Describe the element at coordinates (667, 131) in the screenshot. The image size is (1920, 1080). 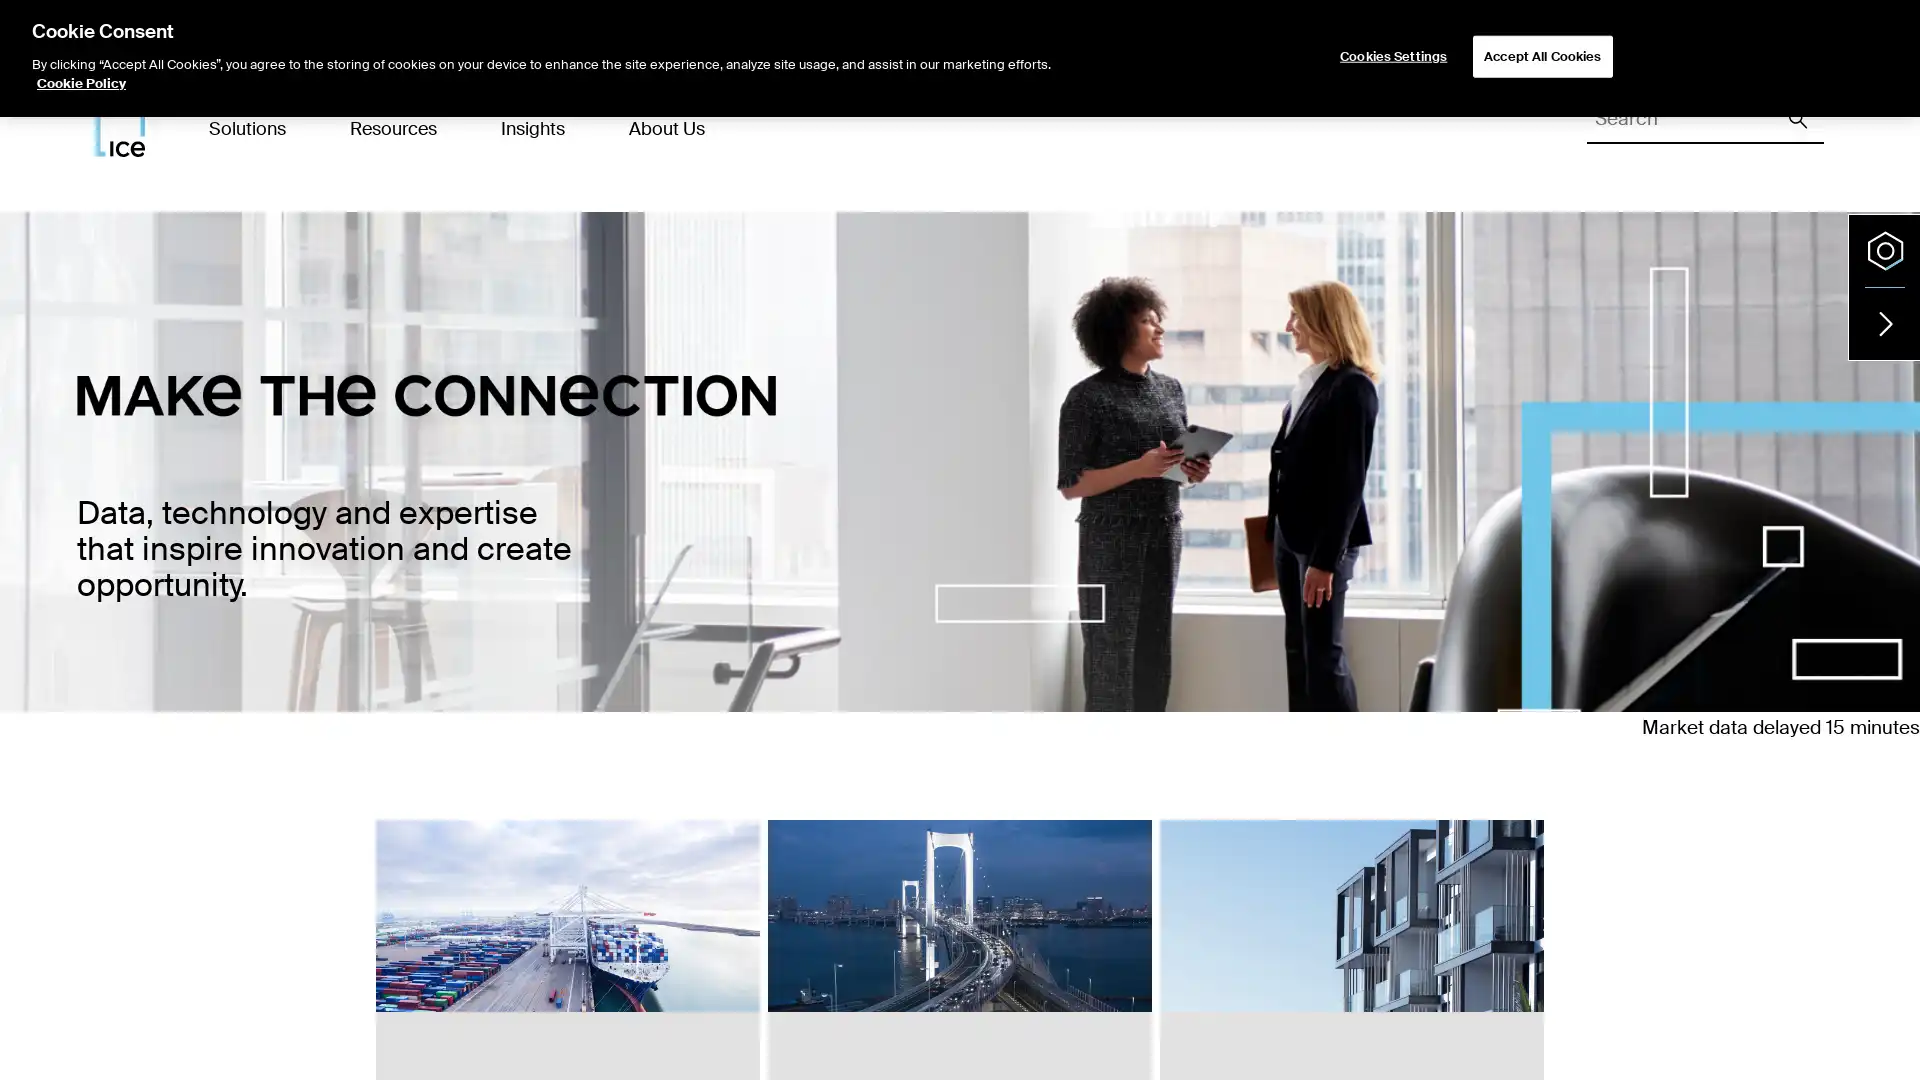
I see `About Us` at that location.